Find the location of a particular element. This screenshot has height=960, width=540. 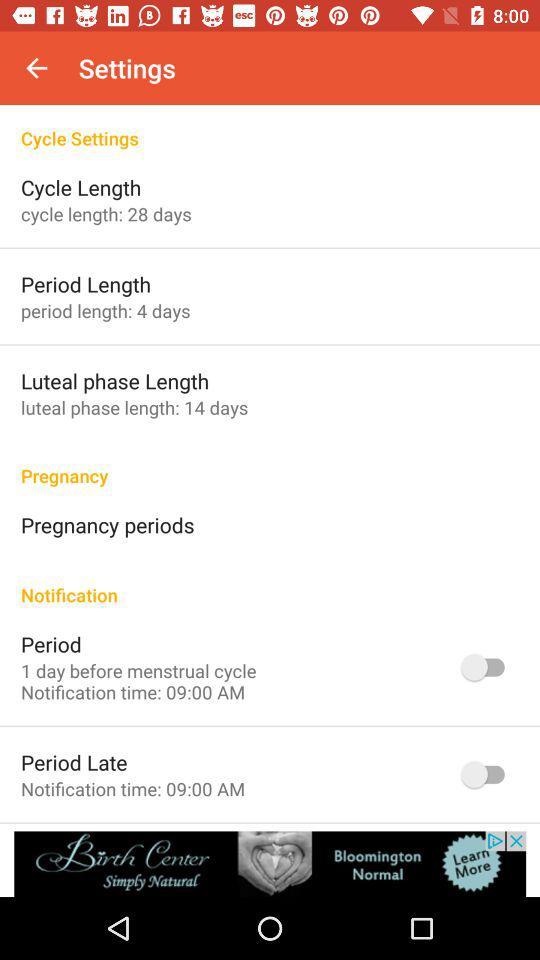

advertising page is located at coordinates (270, 863).